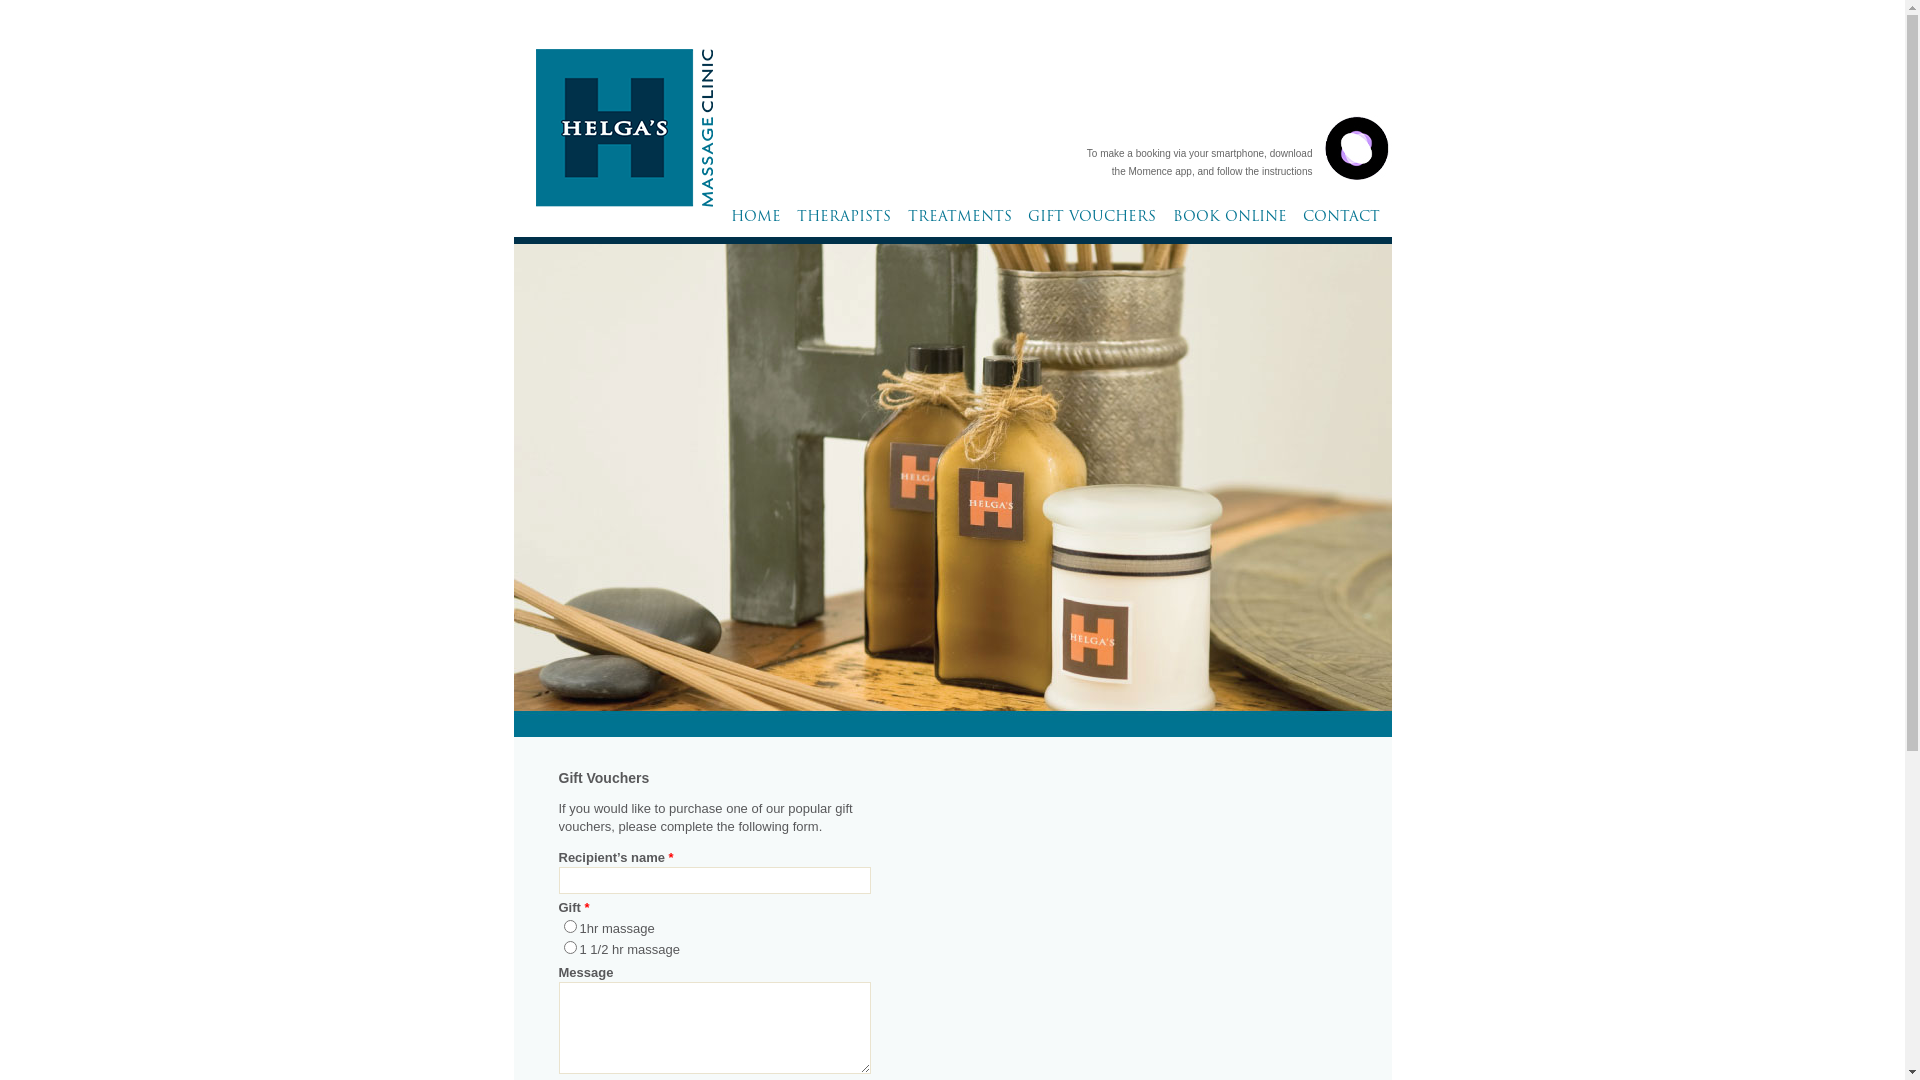  What do you see at coordinates (791, 222) in the screenshot?
I see `'THERAPISTS'` at bounding box center [791, 222].